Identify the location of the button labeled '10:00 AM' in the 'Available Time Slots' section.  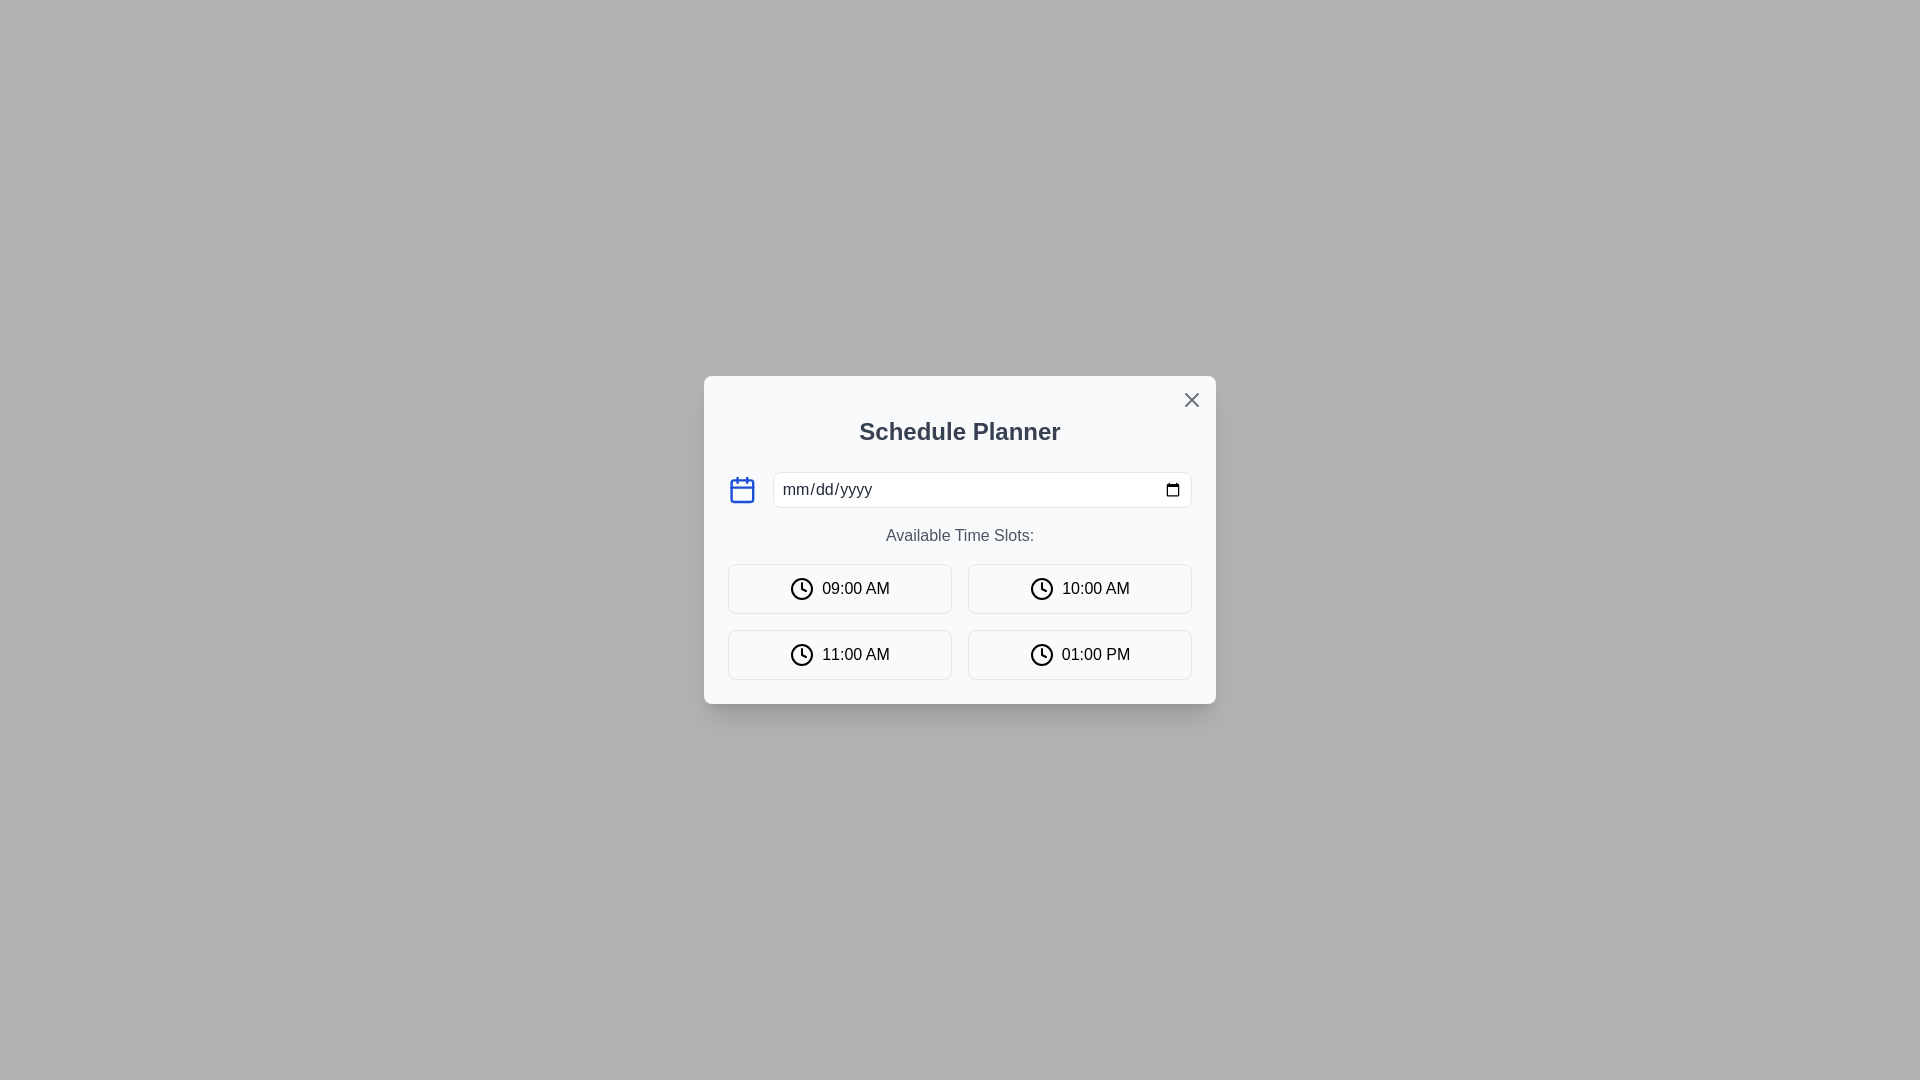
(1079, 588).